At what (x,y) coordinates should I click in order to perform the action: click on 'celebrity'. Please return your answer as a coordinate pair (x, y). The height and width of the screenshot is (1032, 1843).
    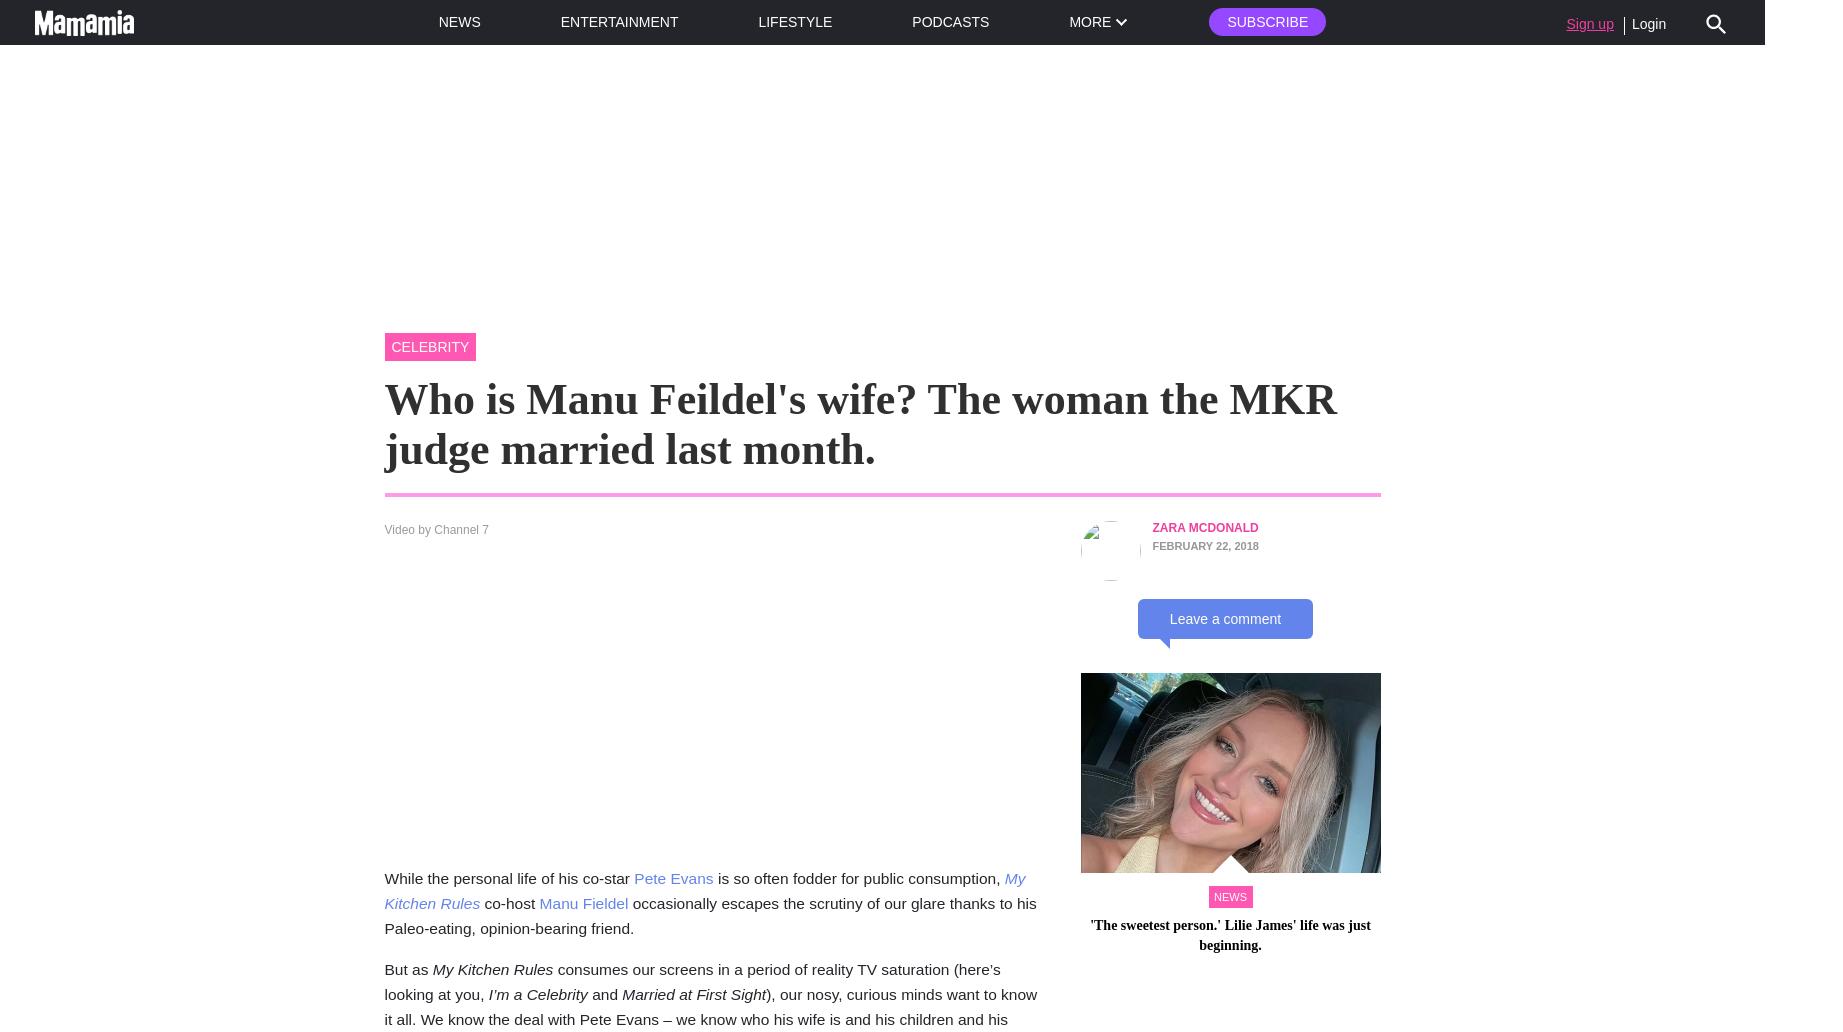
    Looking at the image, I should click on (429, 346).